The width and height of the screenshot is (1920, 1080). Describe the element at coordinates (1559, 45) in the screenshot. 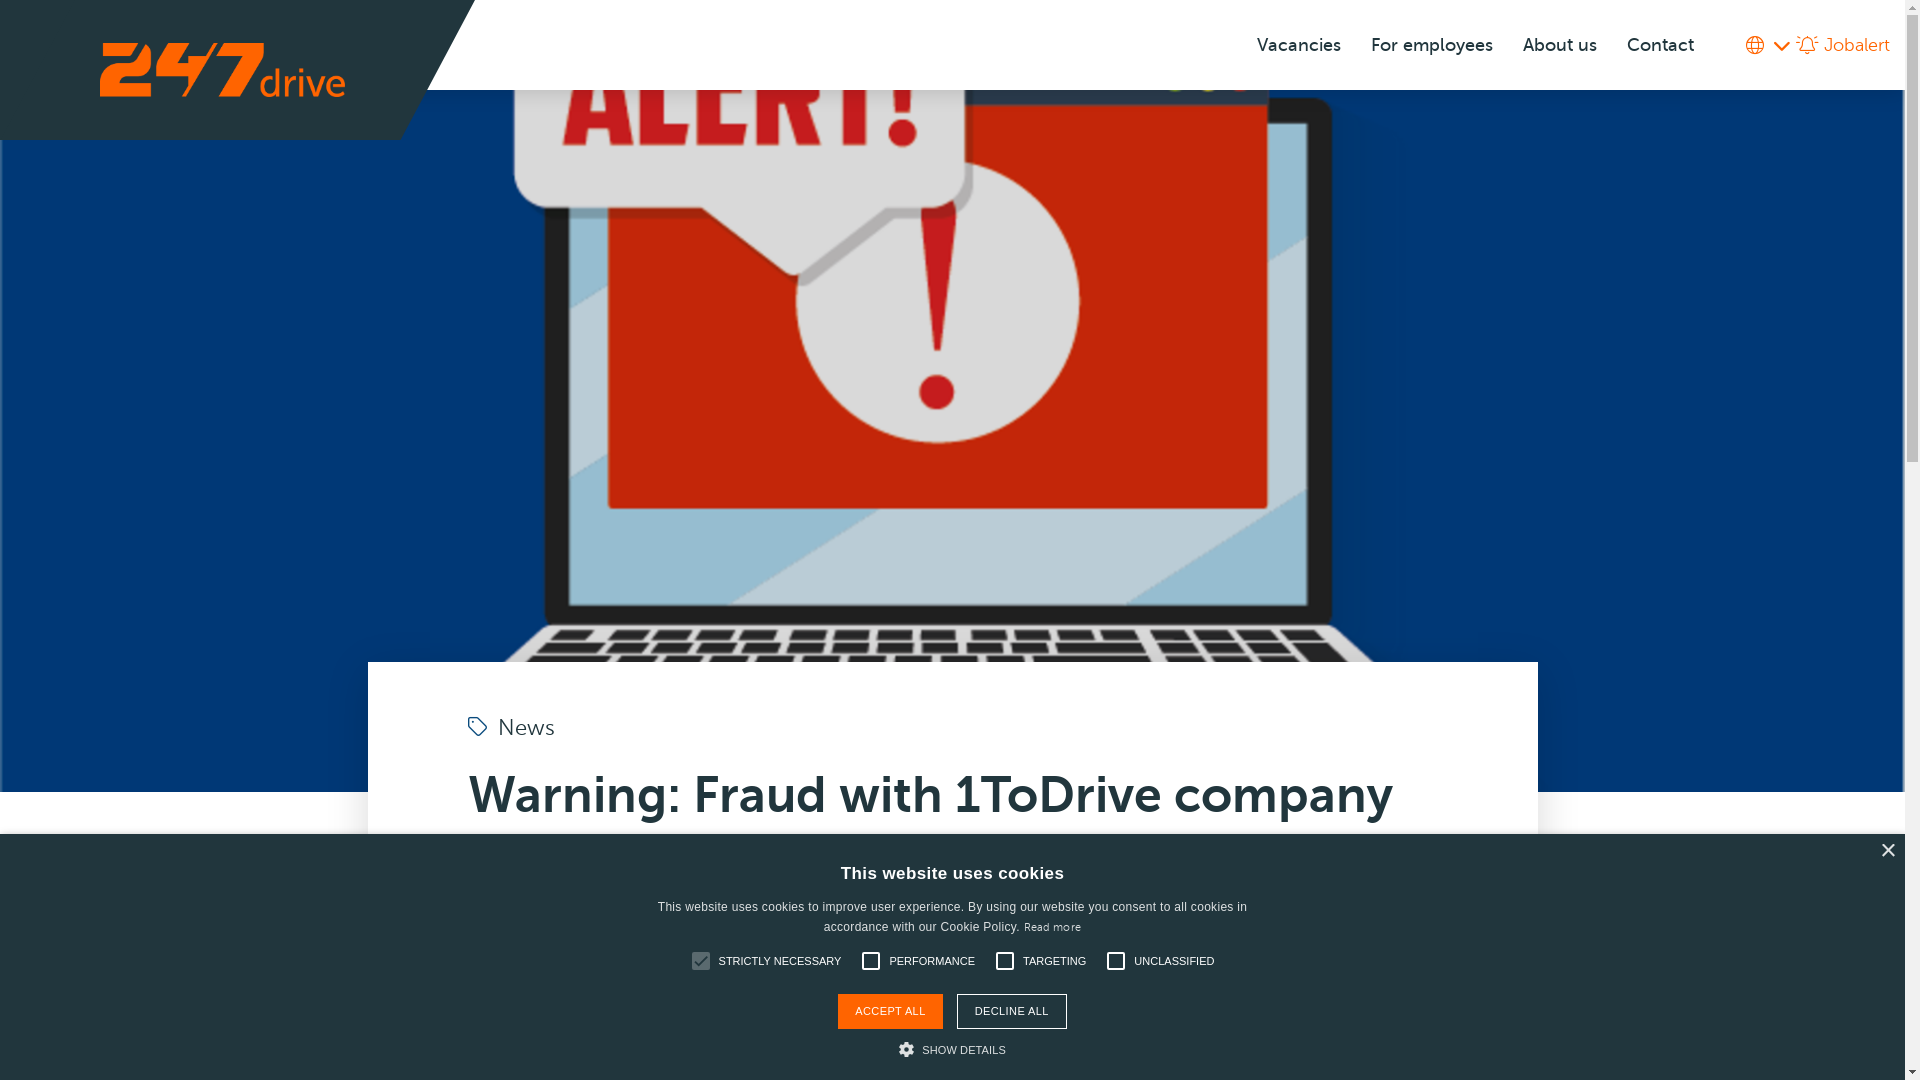

I see `'About us'` at that location.